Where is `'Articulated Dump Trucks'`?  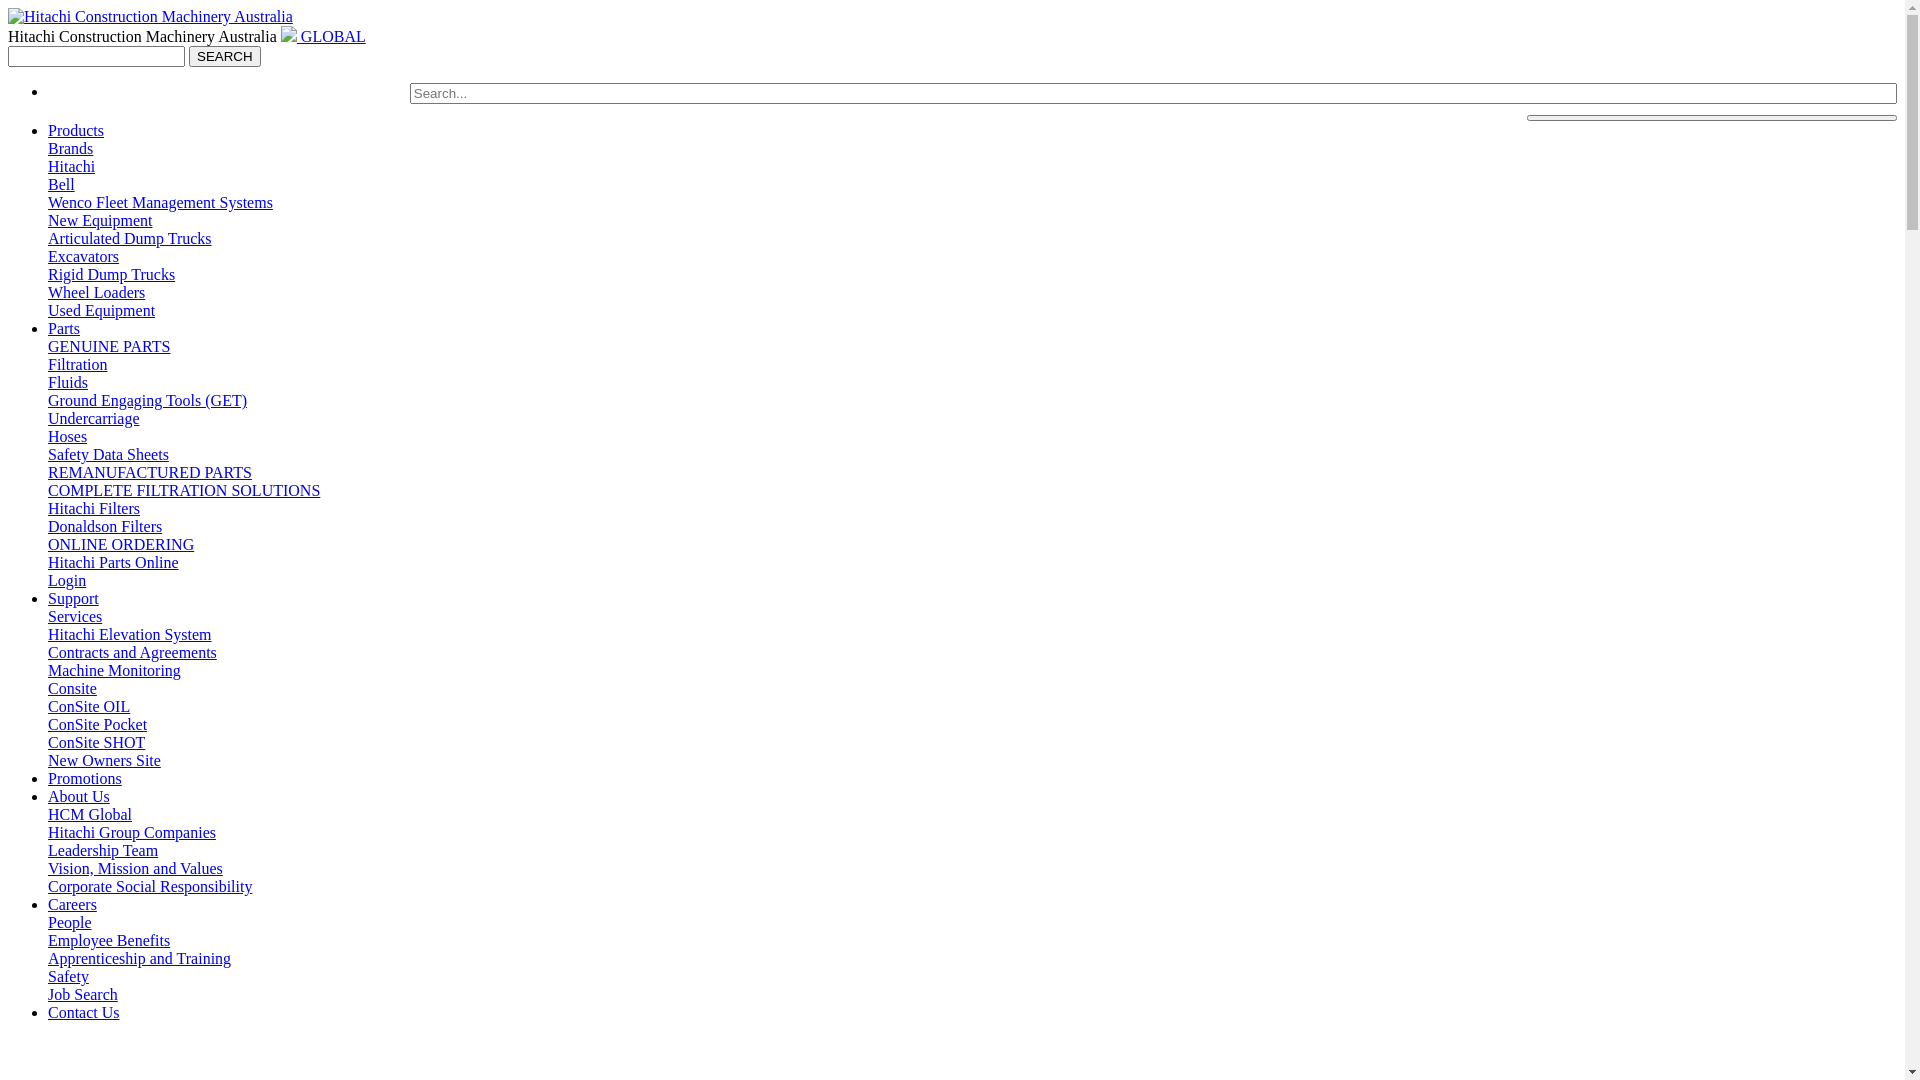
'Articulated Dump Trucks' is located at coordinates (48, 237).